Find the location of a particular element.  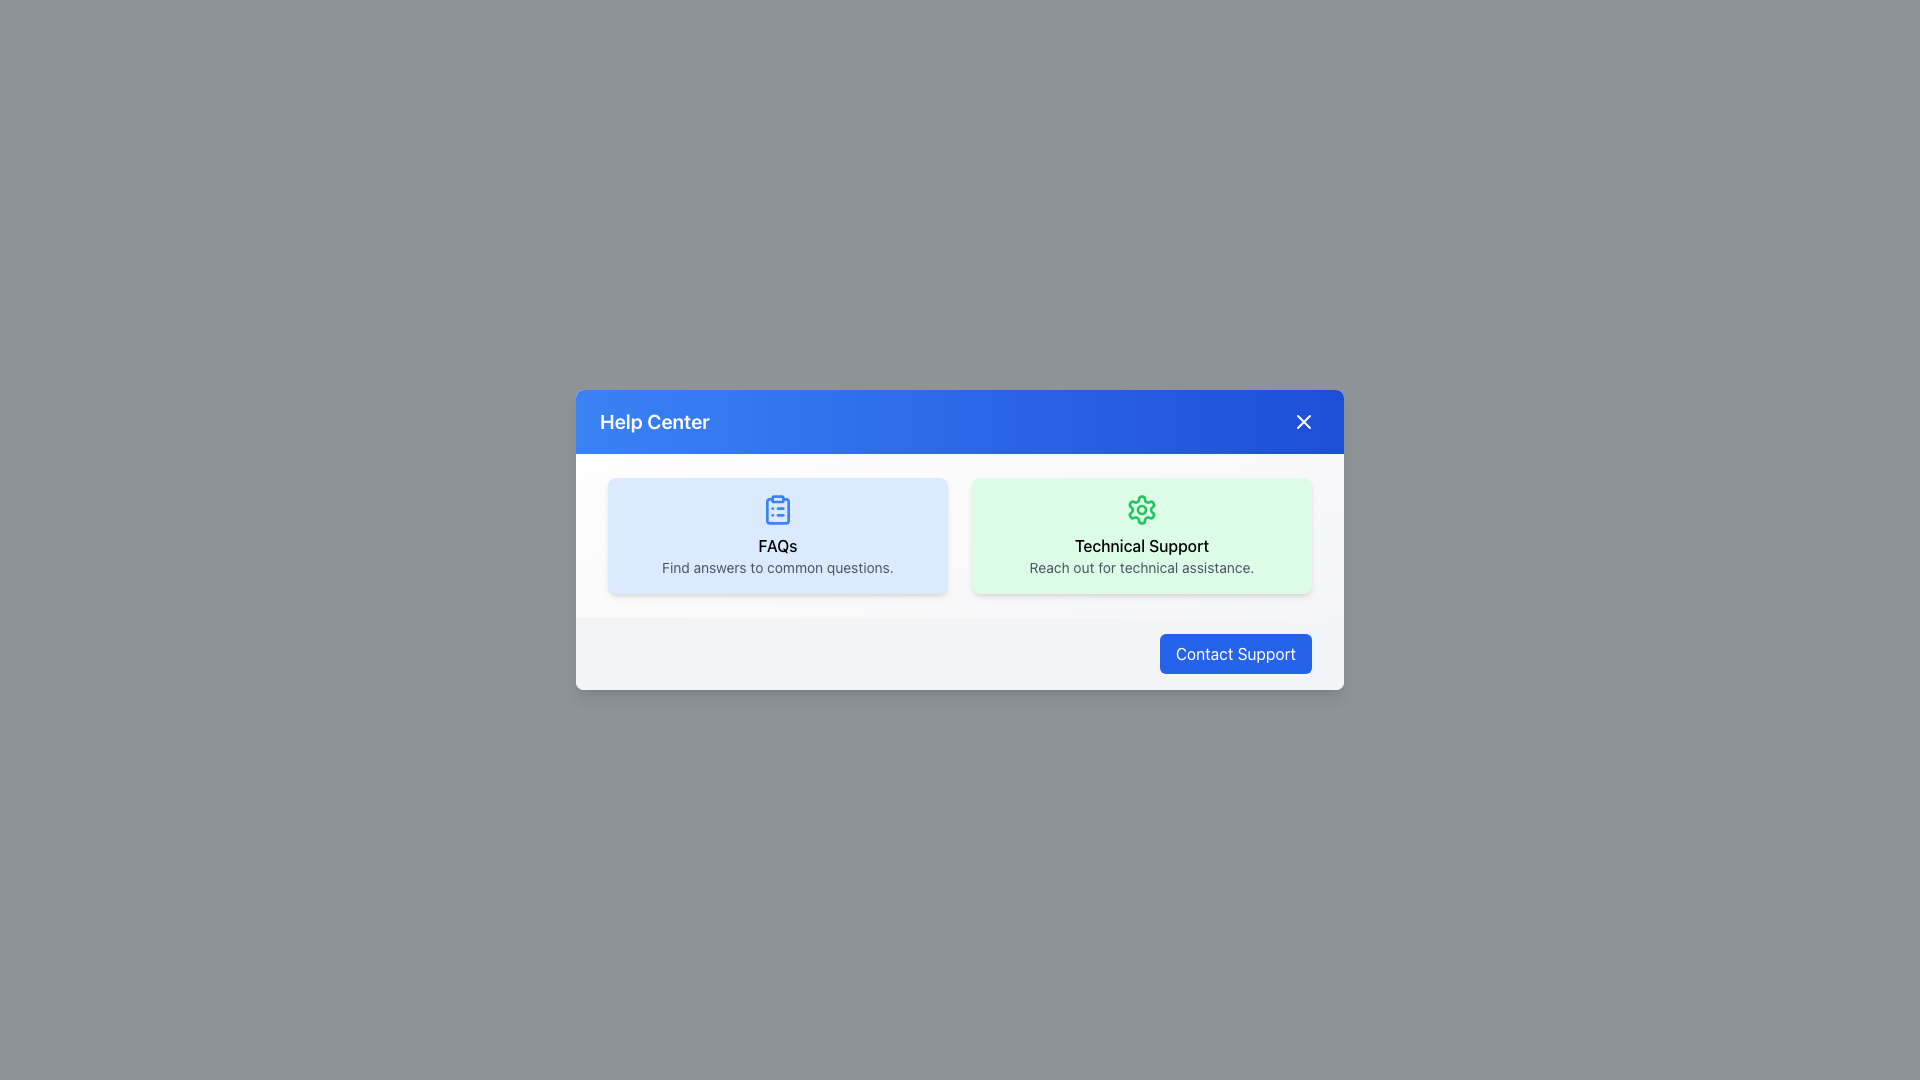

the settings icon located in the green 'Technical Support' panel, which is centered within the panel and represents configurations is located at coordinates (1142, 508).